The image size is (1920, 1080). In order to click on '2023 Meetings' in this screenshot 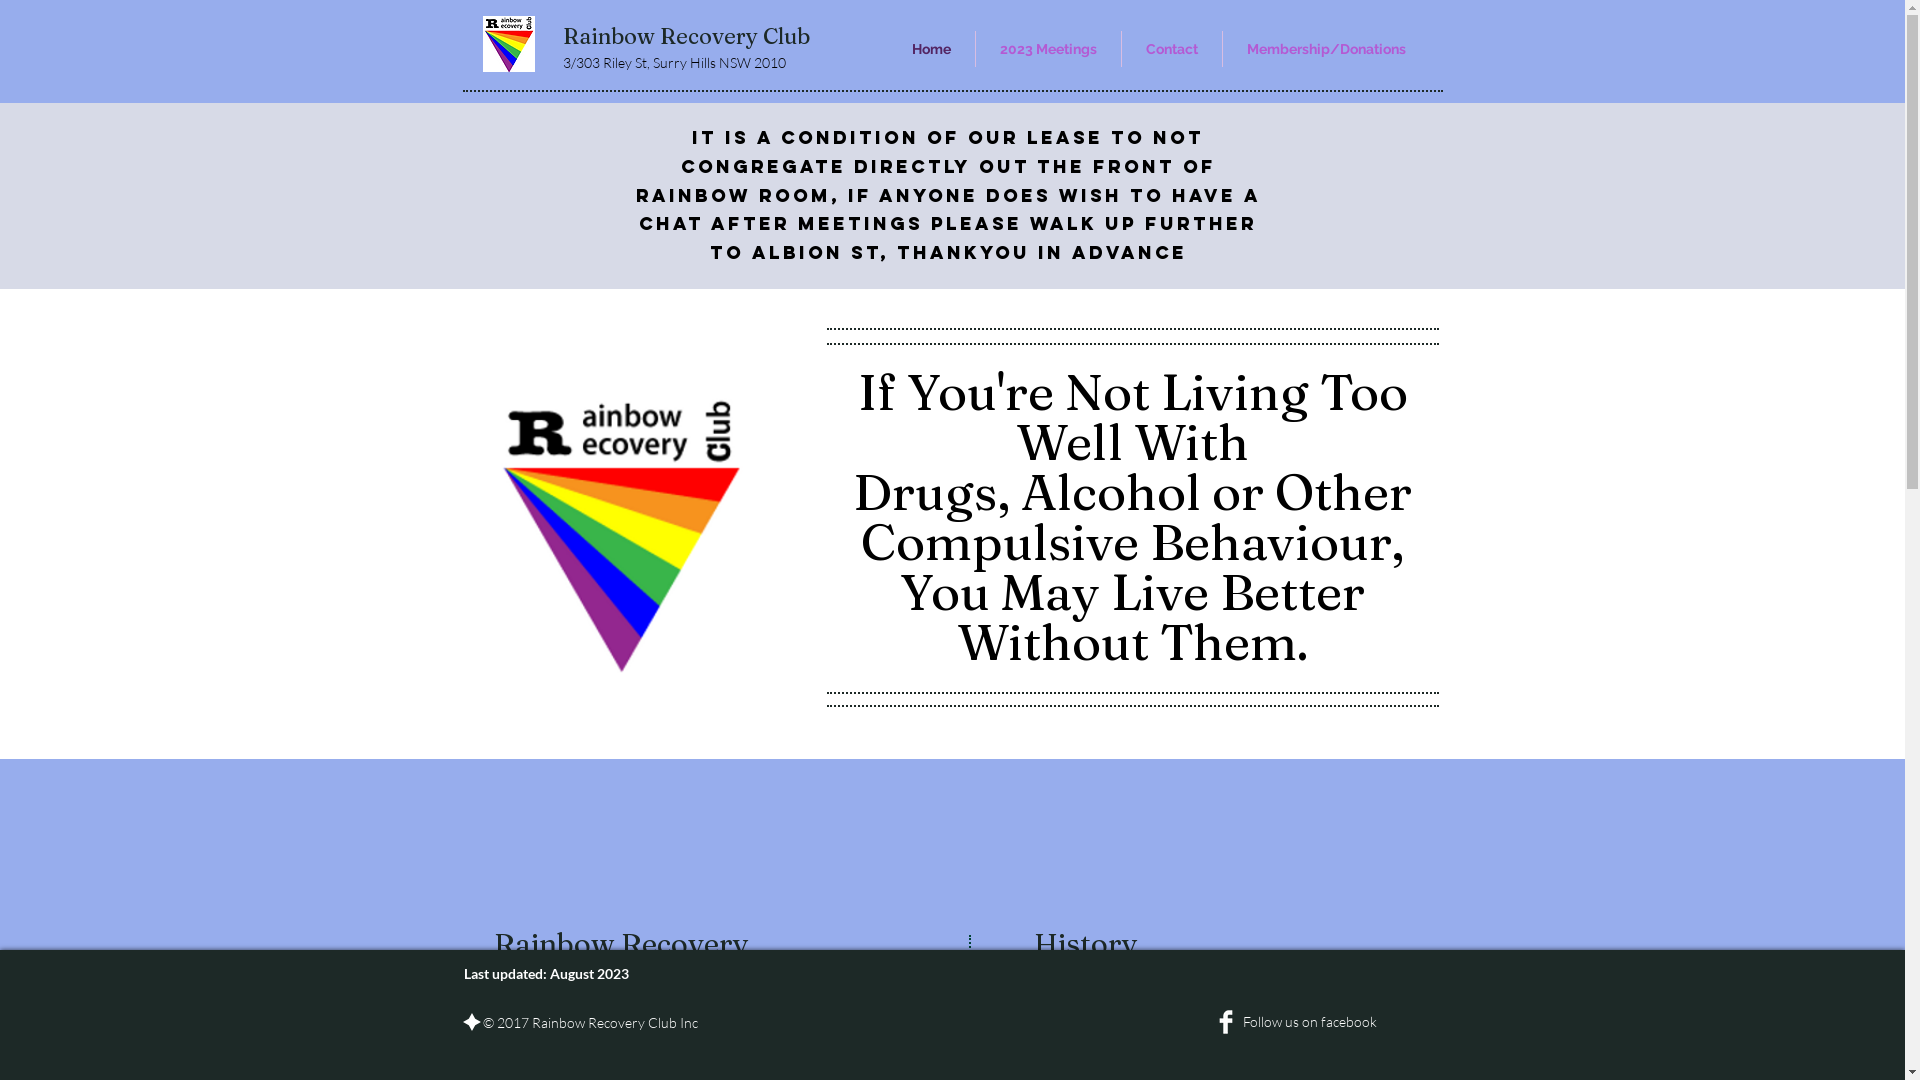, I will do `click(1047, 48)`.